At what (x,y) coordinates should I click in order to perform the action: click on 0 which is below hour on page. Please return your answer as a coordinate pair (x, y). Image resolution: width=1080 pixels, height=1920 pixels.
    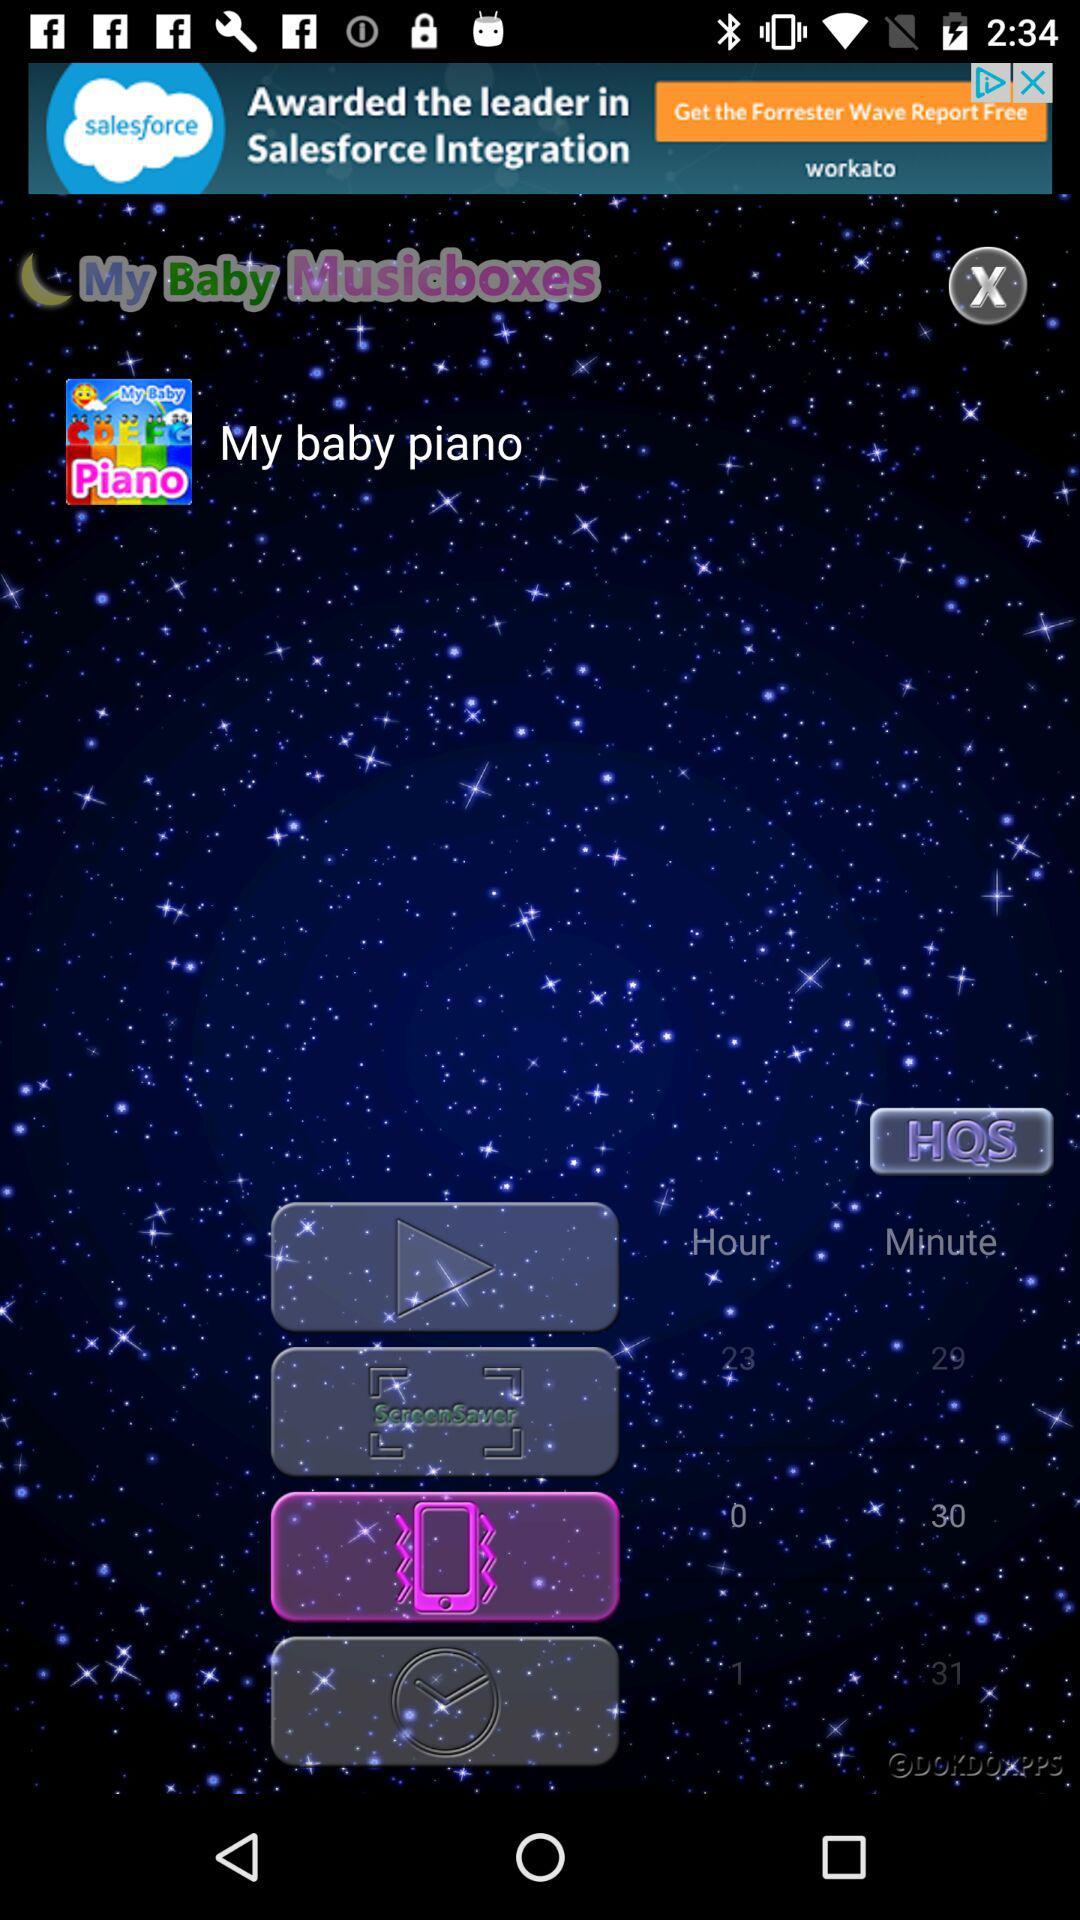
    Looking at the image, I should click on (739, 1514).